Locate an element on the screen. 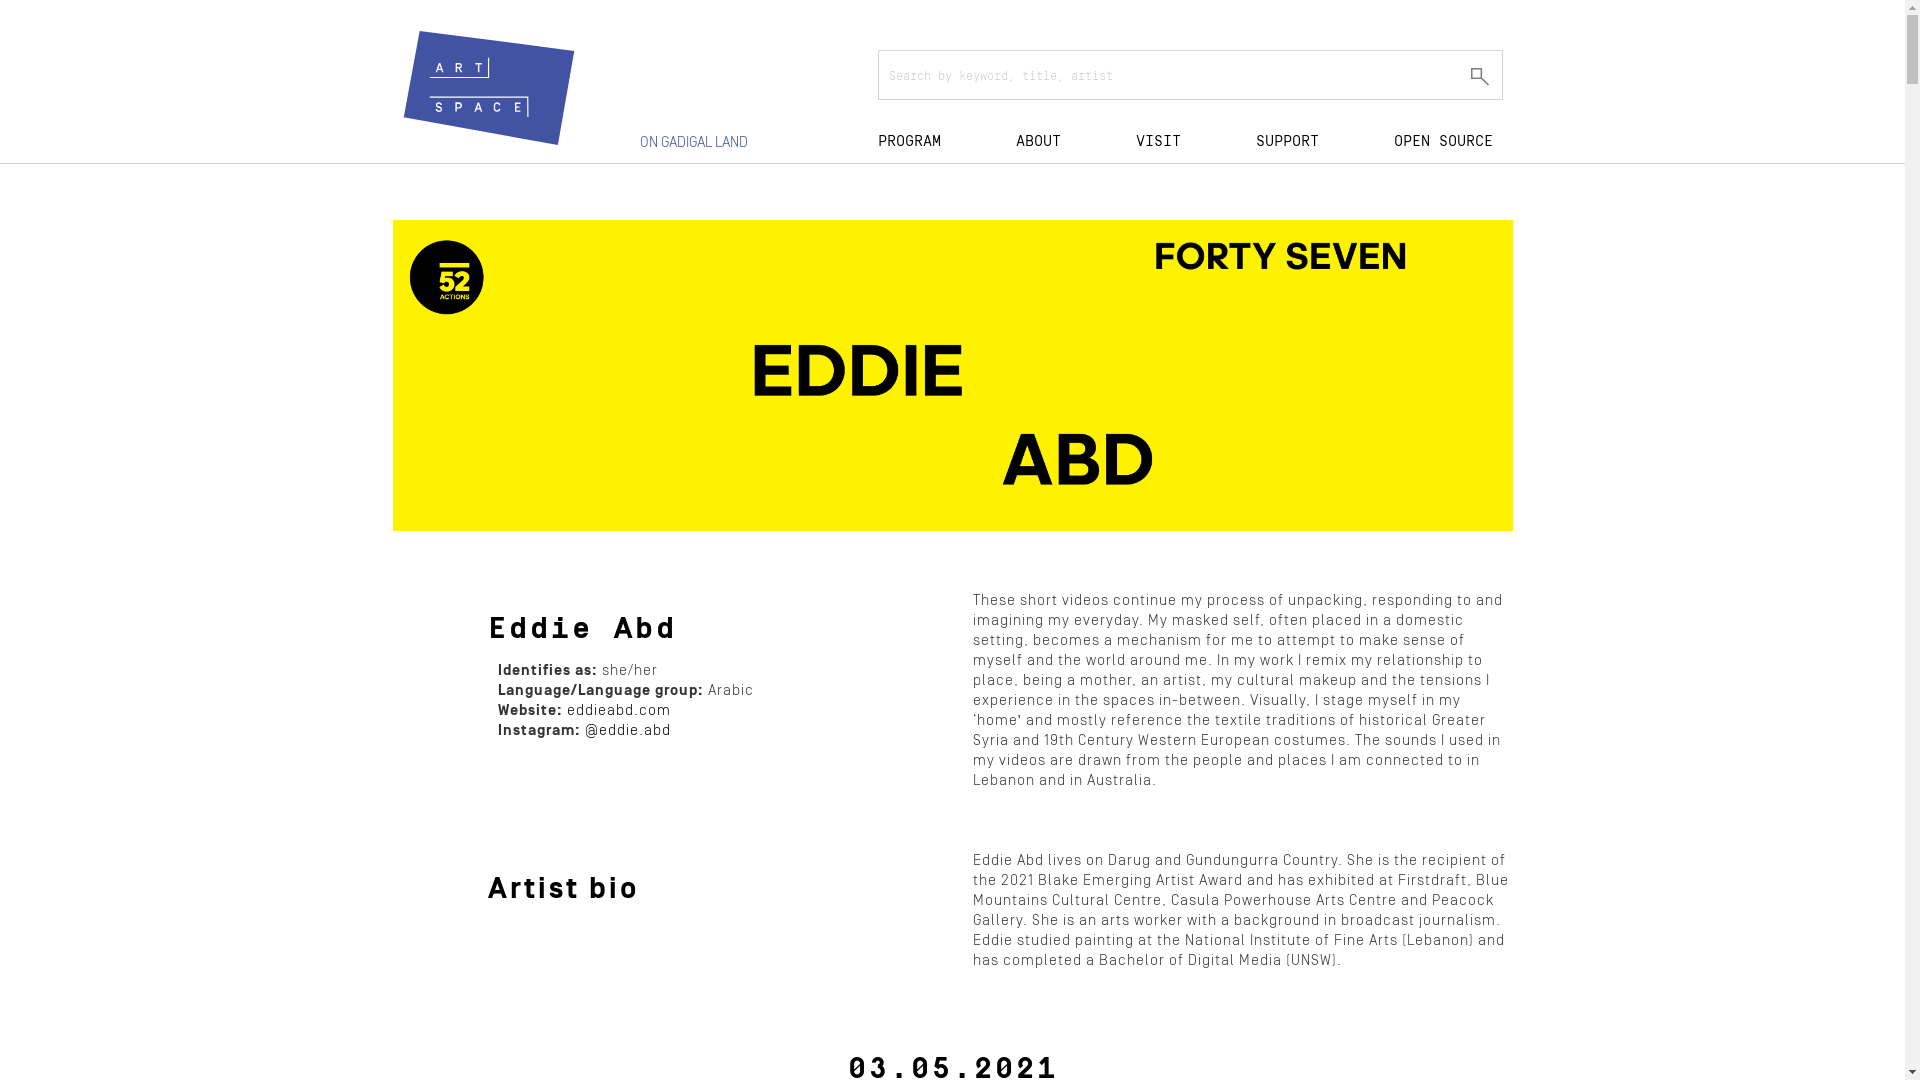 This screenshot has width=1920, height=1080. 'OPEN SOURCE' is located at coordinates (1443, 138).